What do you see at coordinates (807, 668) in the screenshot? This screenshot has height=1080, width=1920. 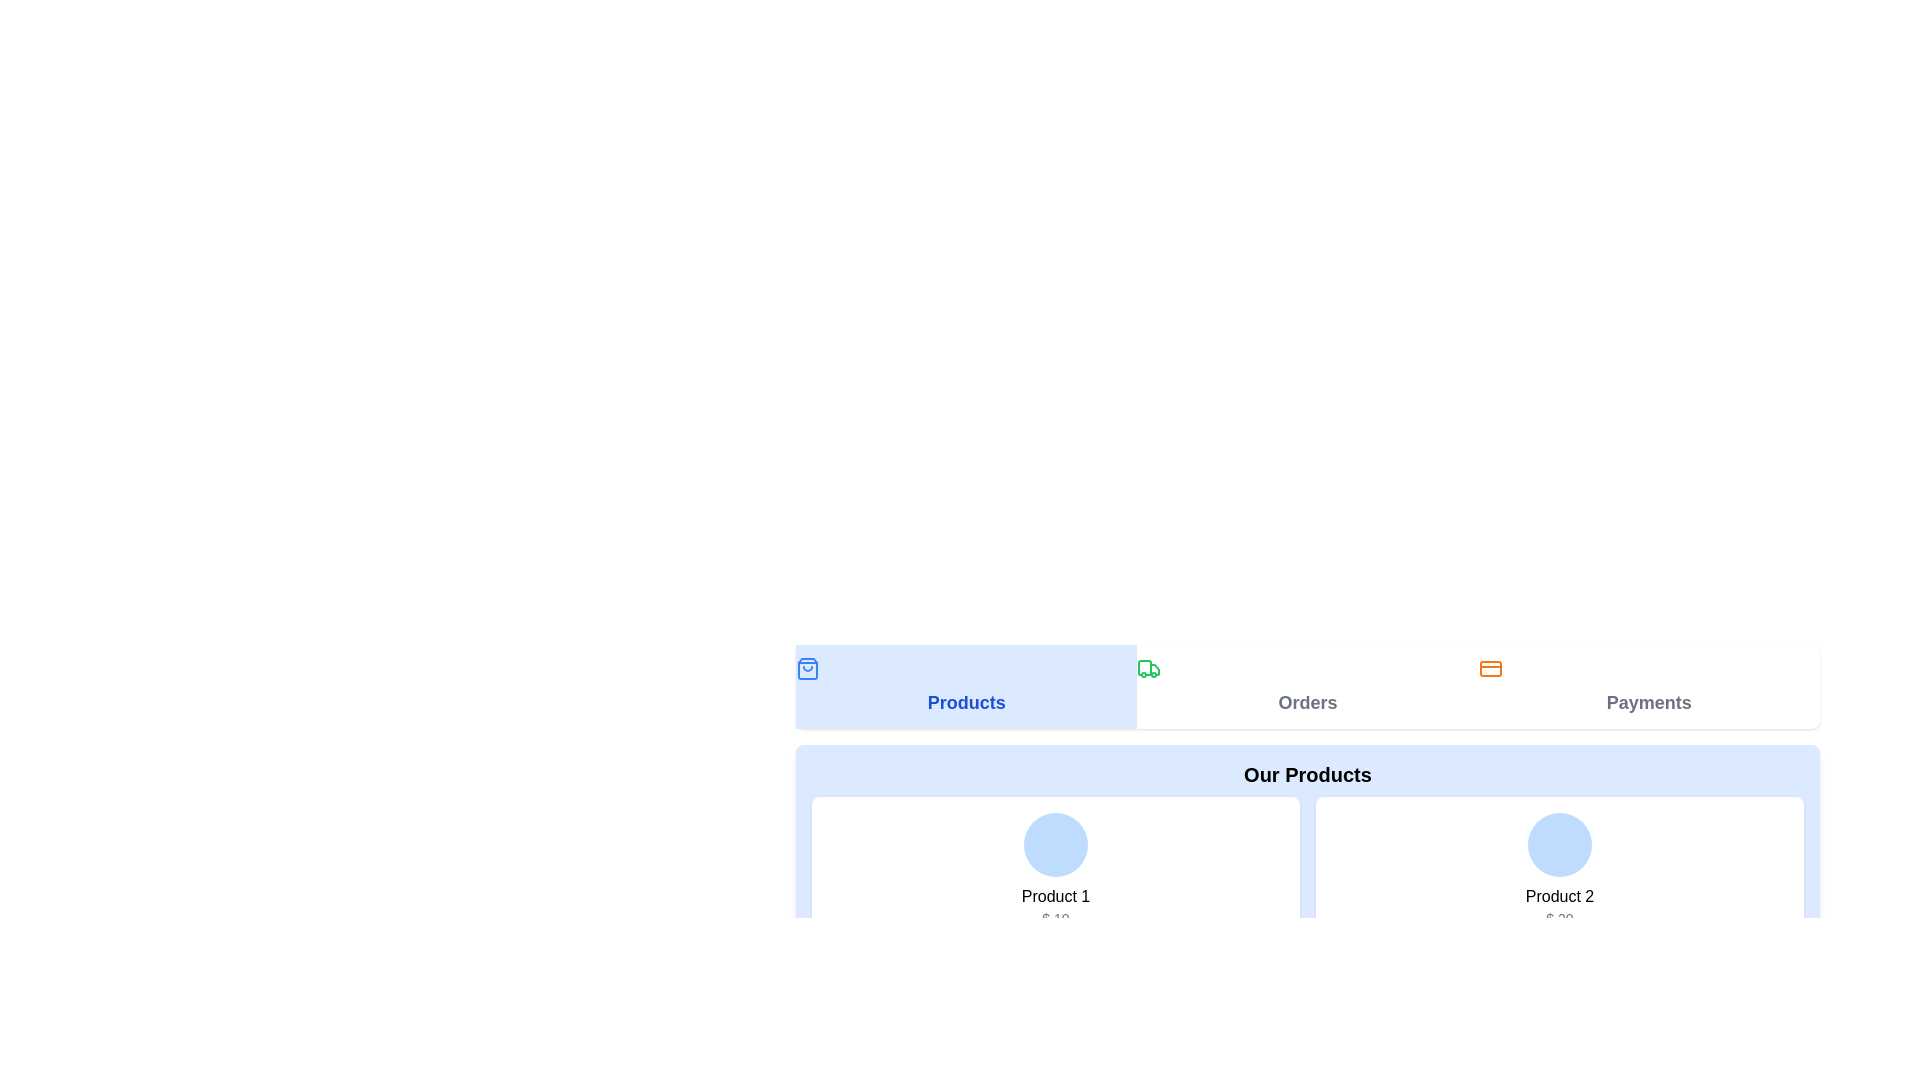 I see `the shopping bag icon located in the navigation bar at the top left, which is part of the 'Products' tab` at bounding box center [807, 668].